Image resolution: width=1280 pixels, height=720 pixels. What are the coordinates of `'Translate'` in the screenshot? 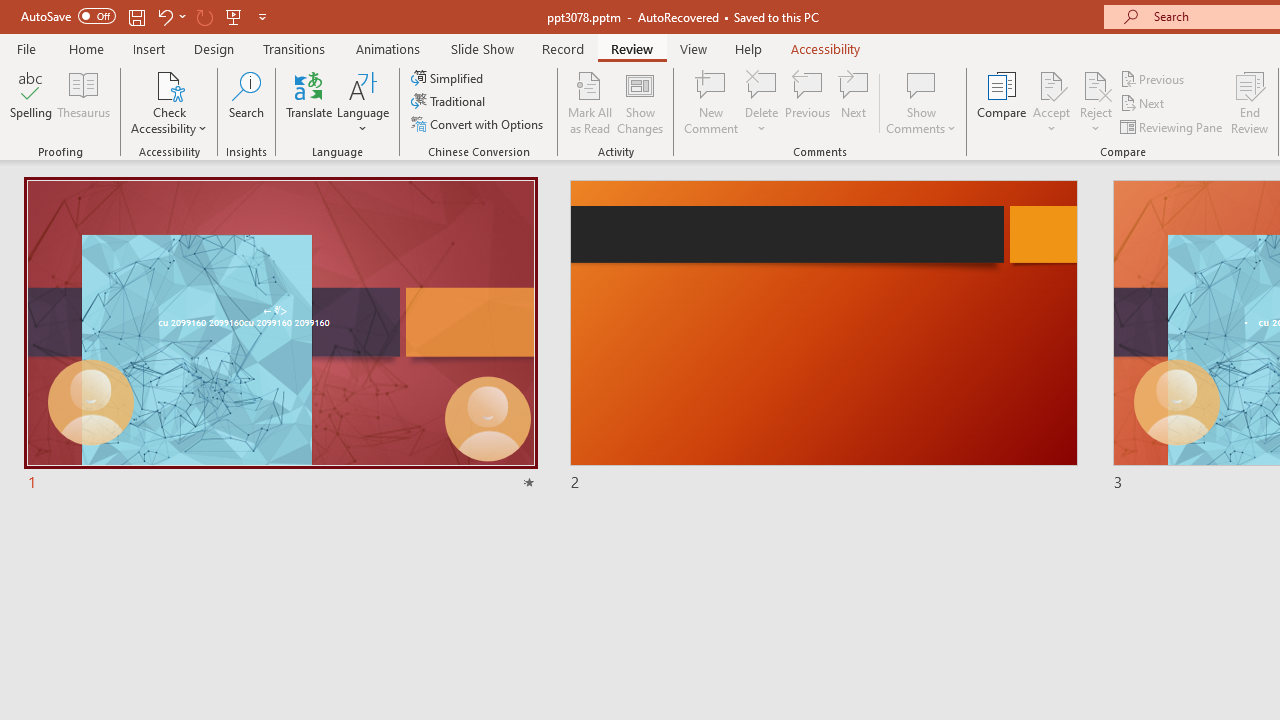 It's located at (308, 103).